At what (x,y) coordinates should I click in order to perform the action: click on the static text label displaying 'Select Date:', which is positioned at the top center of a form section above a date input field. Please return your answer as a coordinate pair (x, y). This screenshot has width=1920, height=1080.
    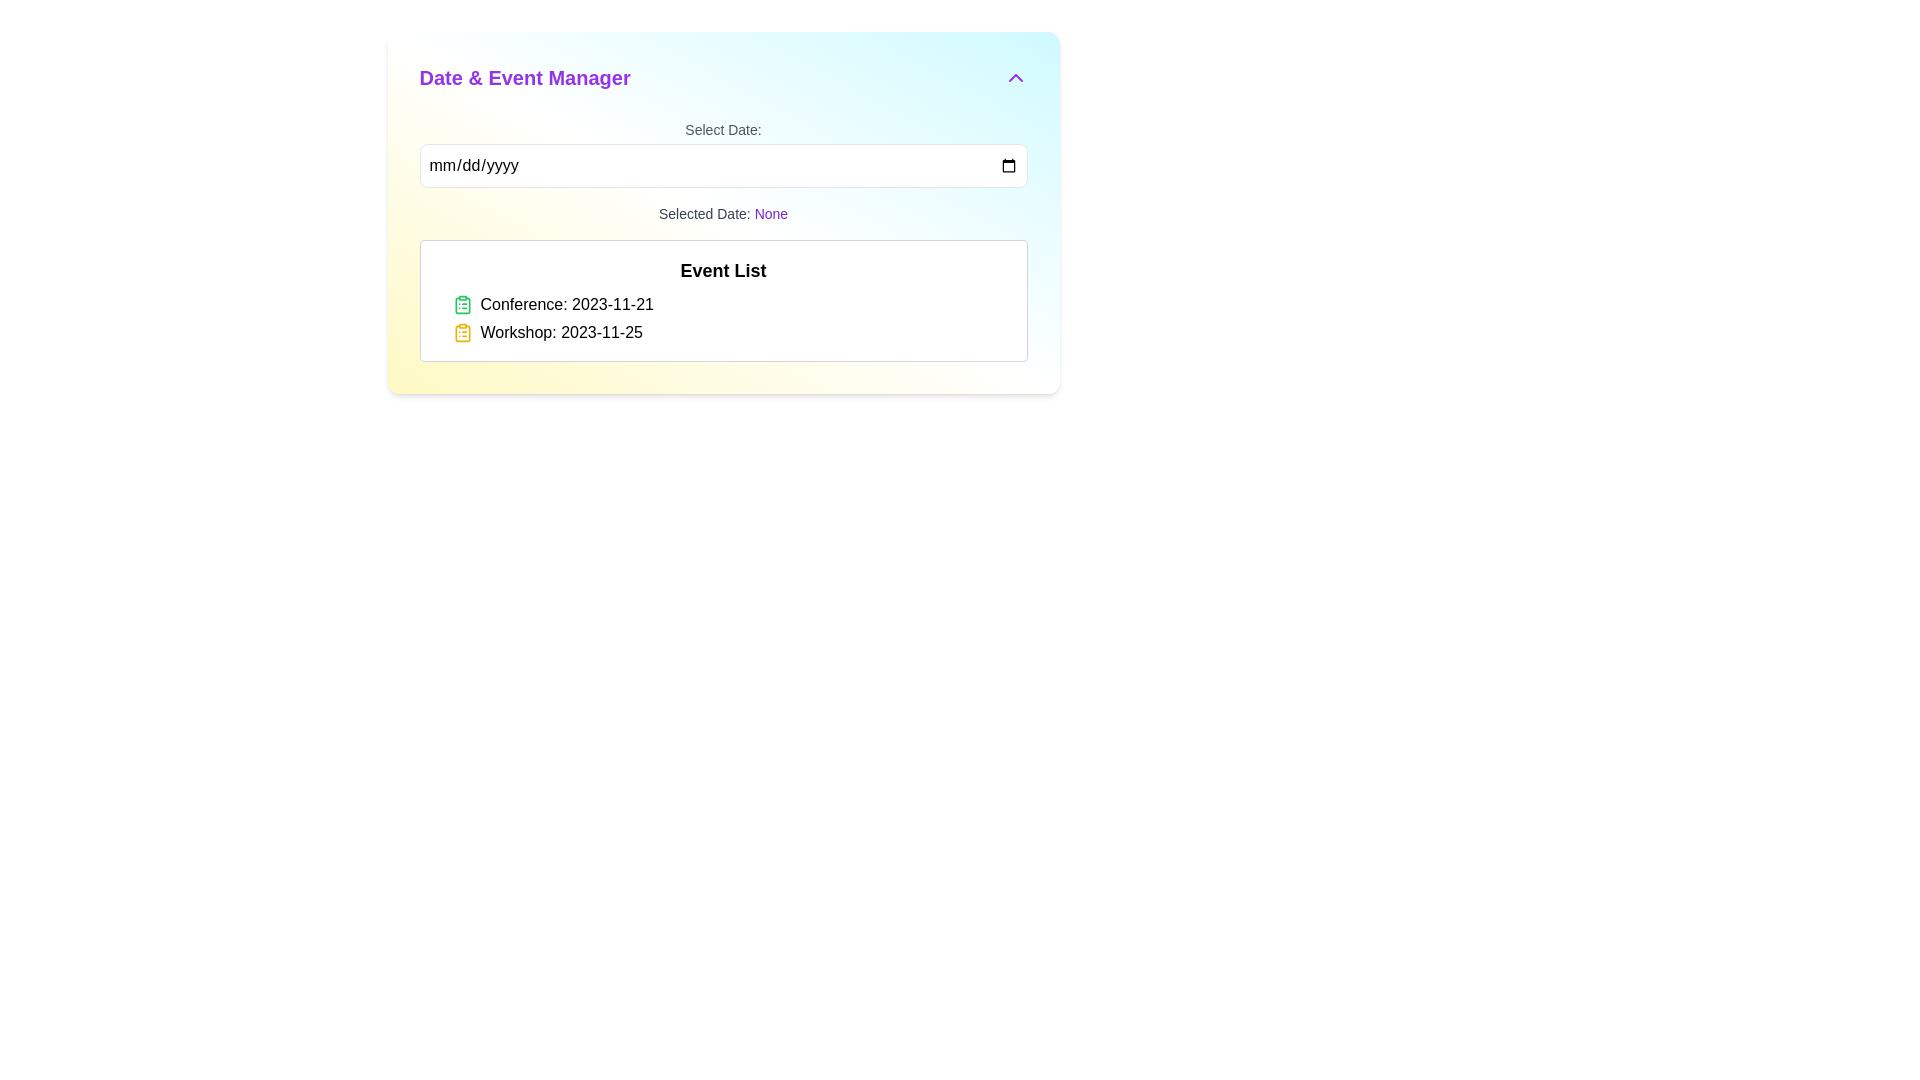
    Looking at the image, I should click on (722, 130).